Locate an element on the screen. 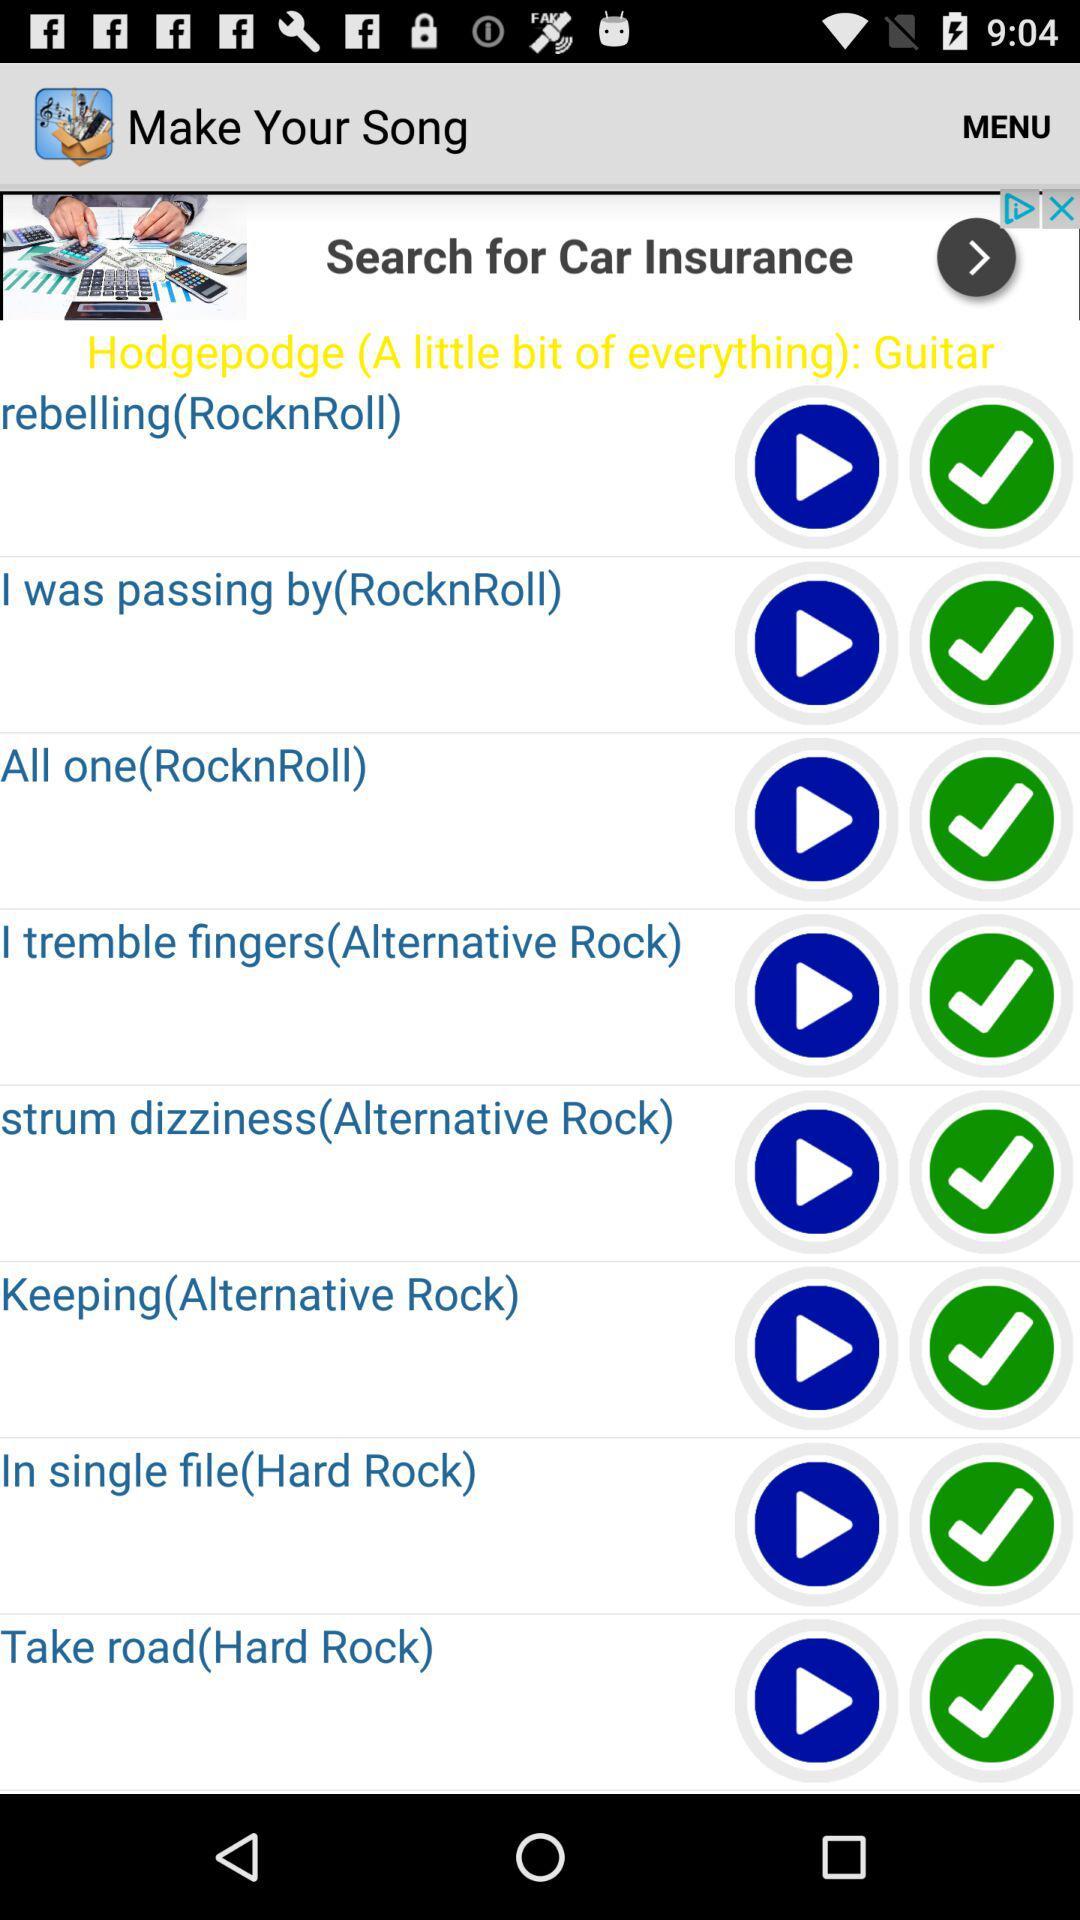 The width and height of the screenshot is (1080, 1920). shalte is located at coordinates (992, 1792).